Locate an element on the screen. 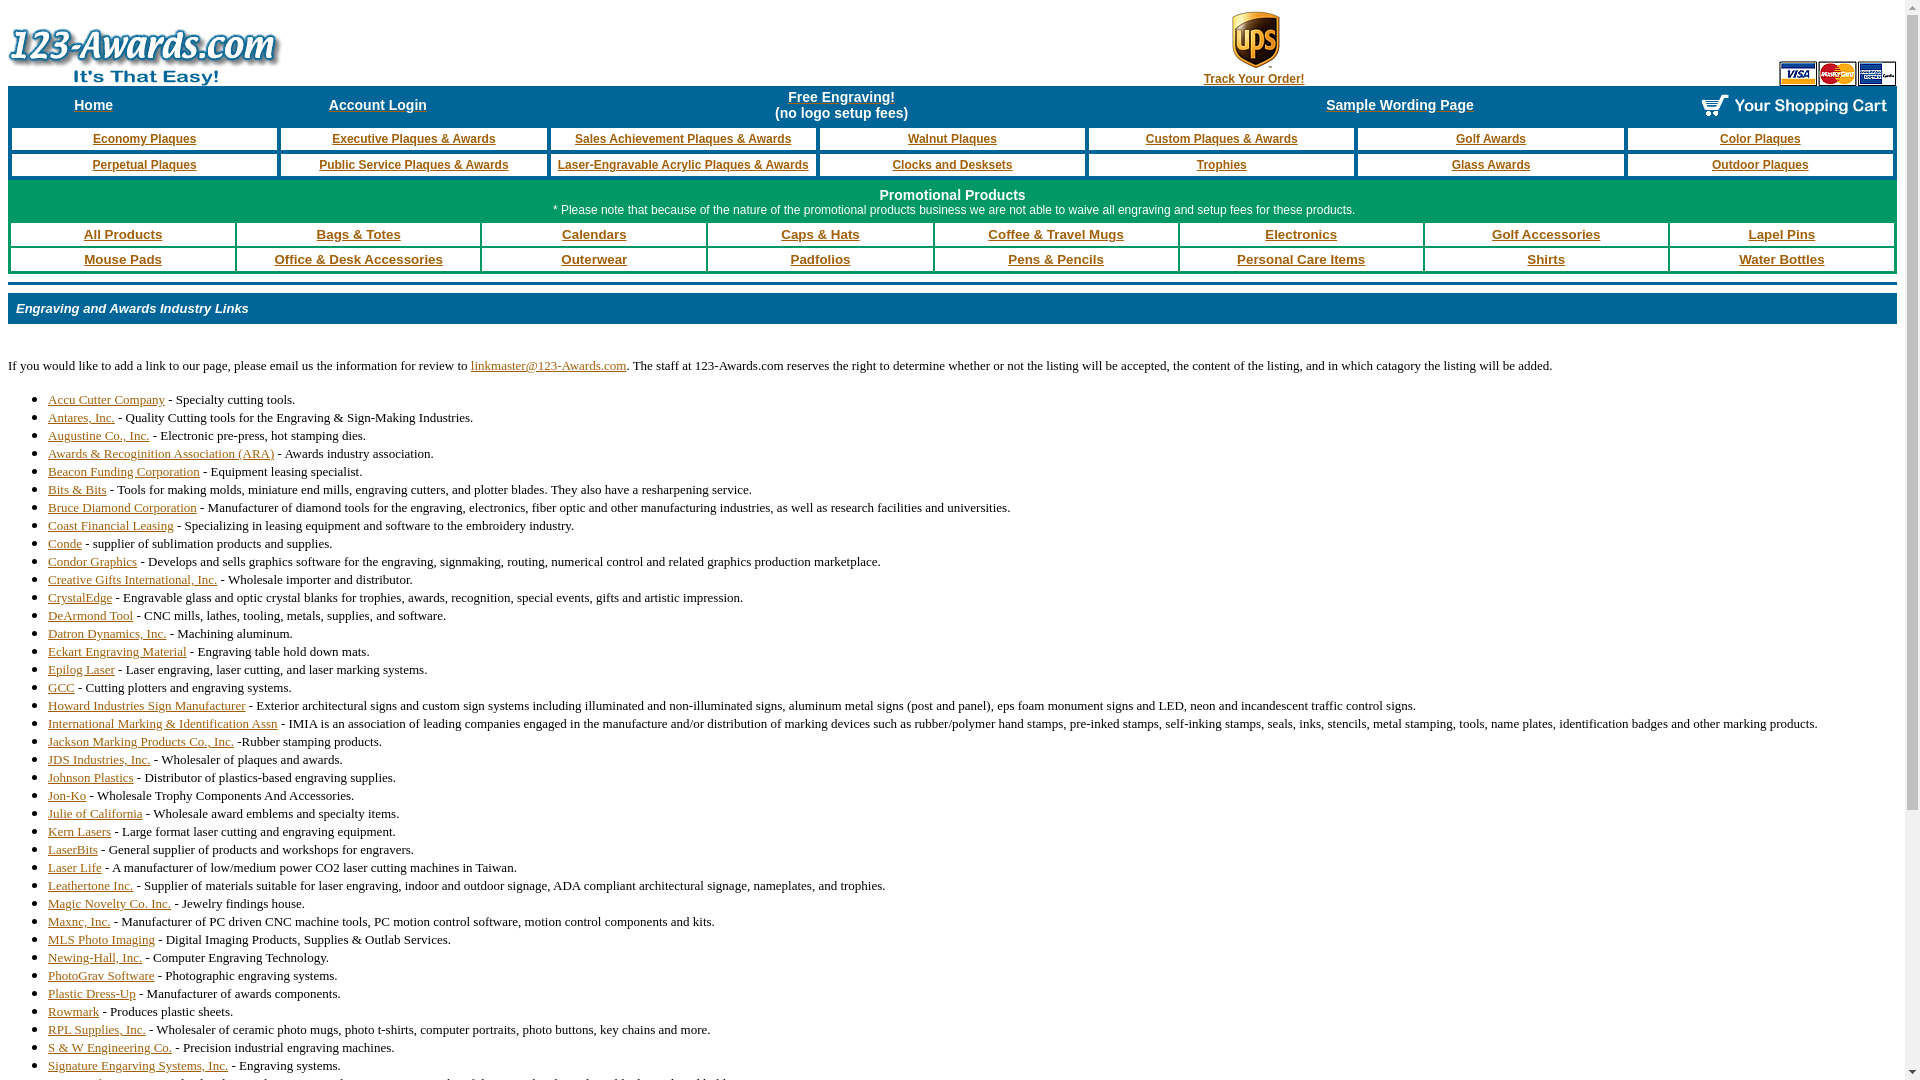  'Shirts' is located at coordinates (1544, 258).